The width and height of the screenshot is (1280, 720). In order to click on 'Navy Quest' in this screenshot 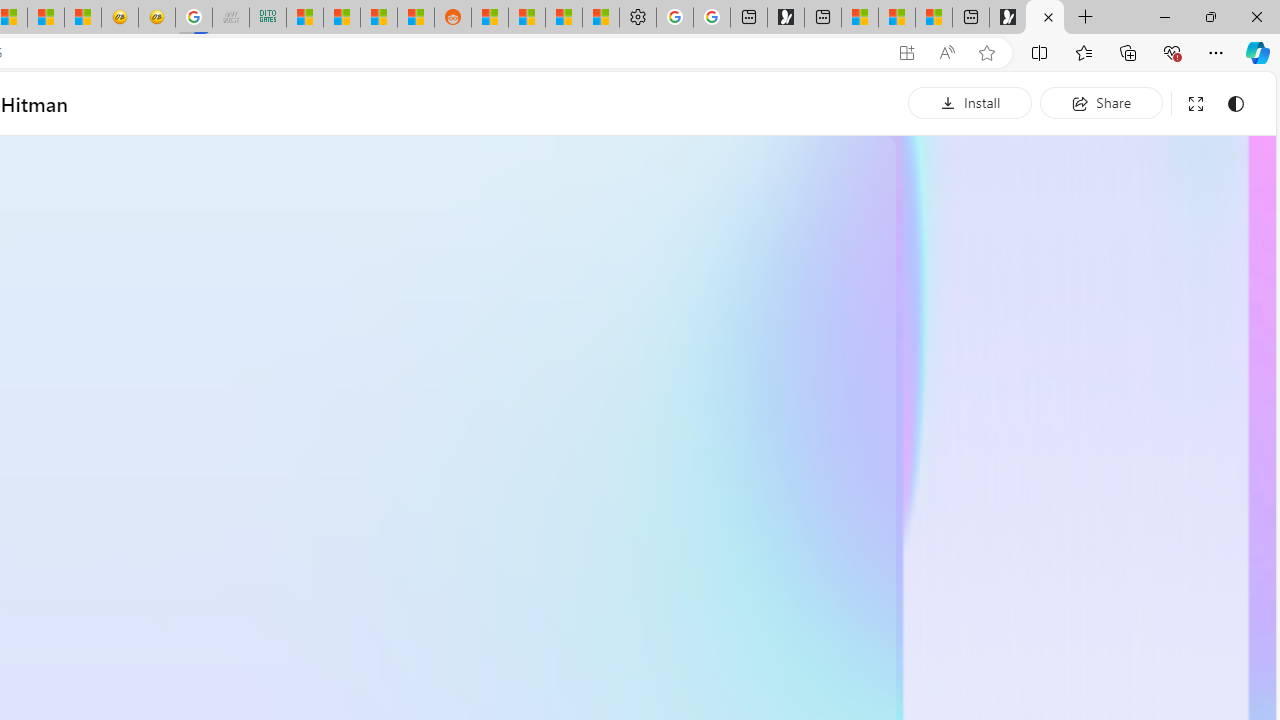, I will do `click(231, 17)`.